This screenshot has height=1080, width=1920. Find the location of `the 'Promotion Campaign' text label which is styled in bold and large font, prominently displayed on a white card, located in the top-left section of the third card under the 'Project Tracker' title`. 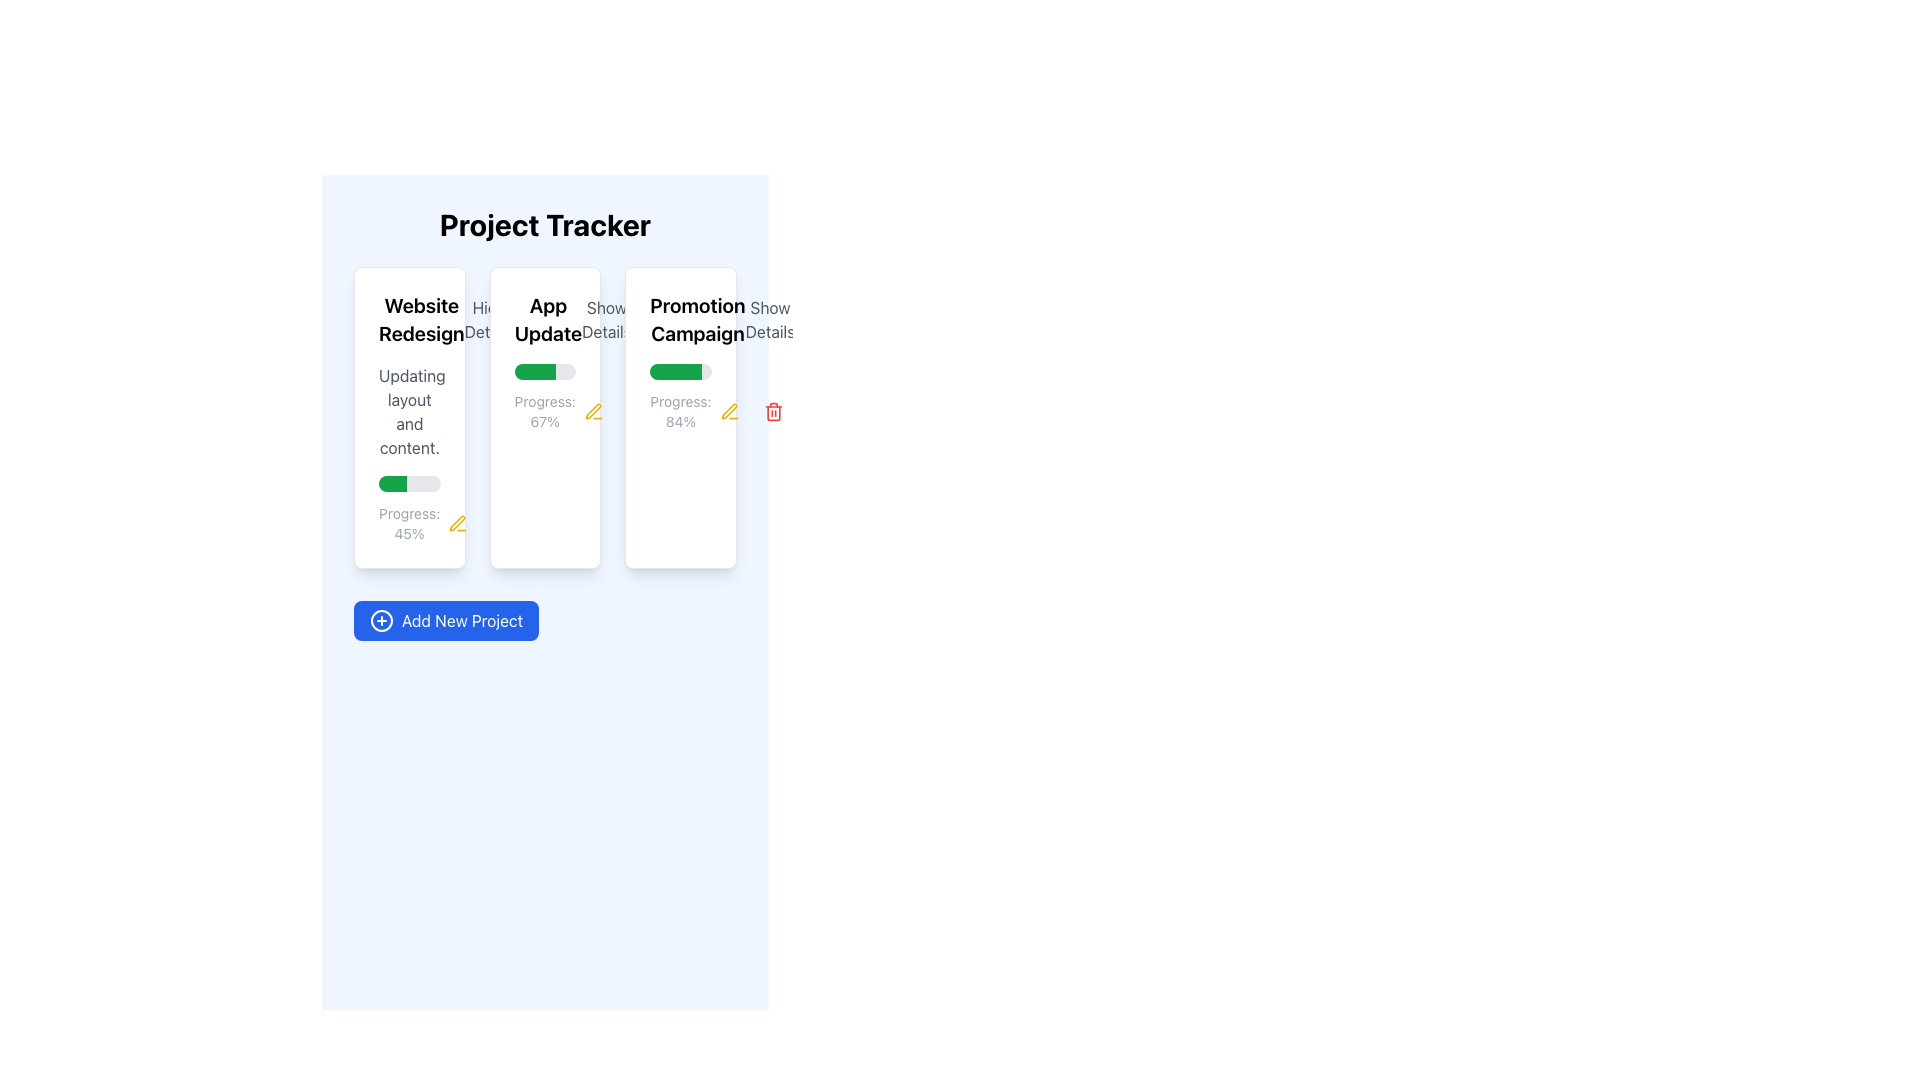

the 'Promotion Campaign' text label which is styled in bold and large font, prominently displayed on a white card, located in the top-left section of the third card under the 'Project Tracker' title is located at coordinates (697, 319).